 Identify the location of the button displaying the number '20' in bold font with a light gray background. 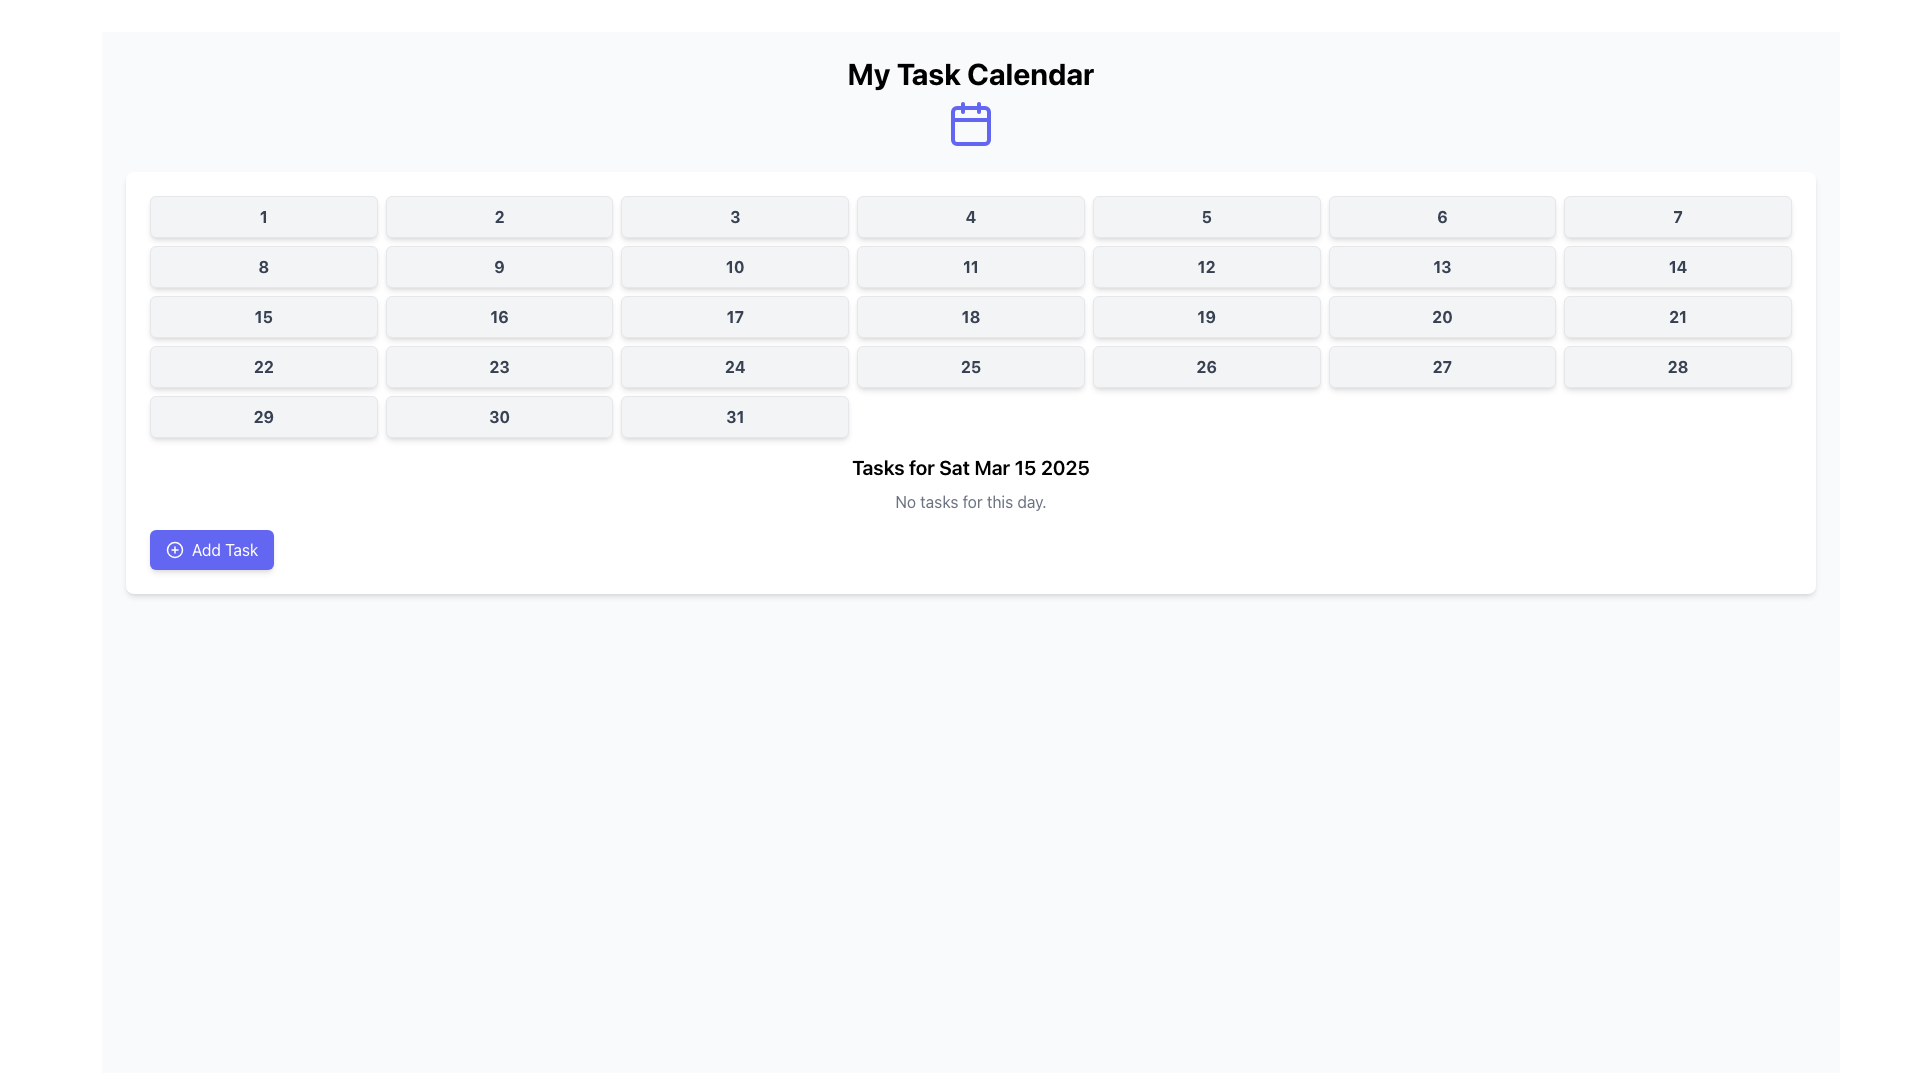
(1442, 315).